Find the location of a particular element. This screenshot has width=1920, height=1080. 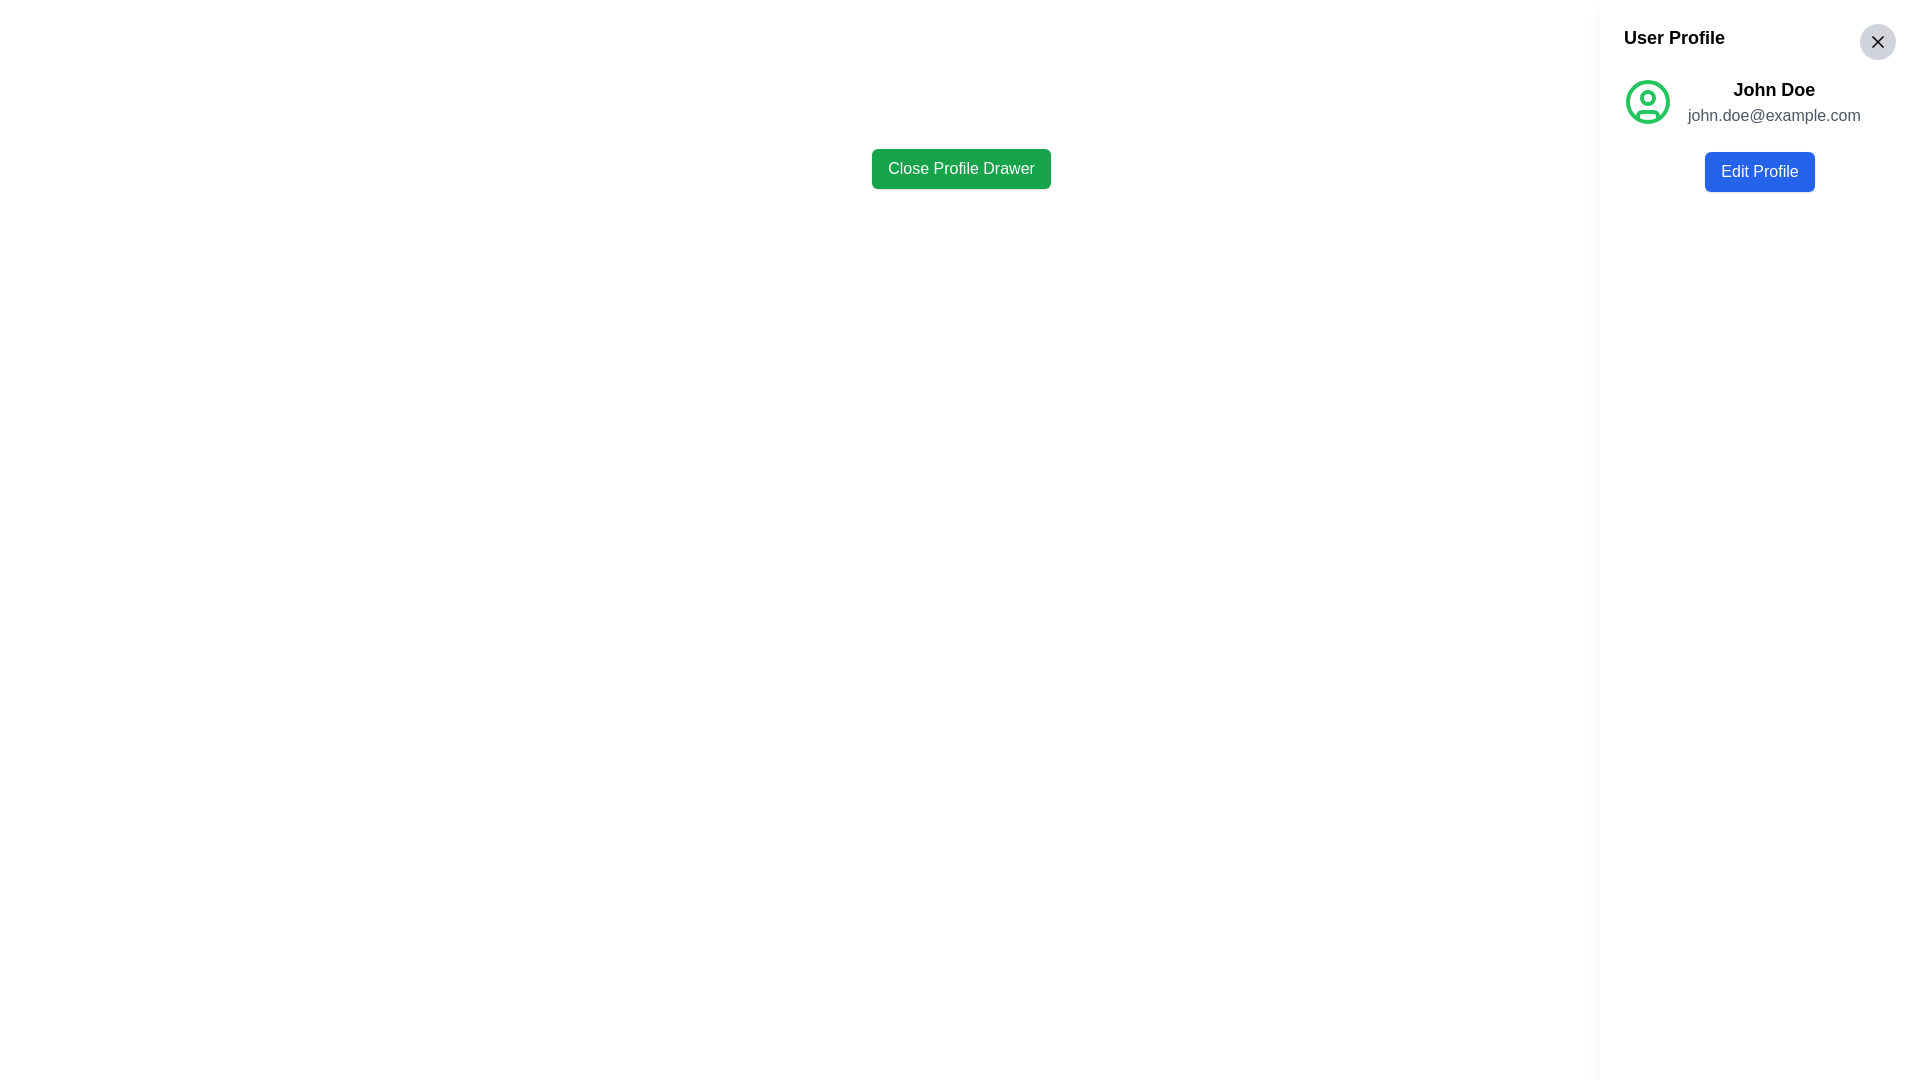

the text element displaying 'john.doe@example.com' in gray color, located below 'John Doe' in the 'User Profile' section is located at coordinates (1774, 115).